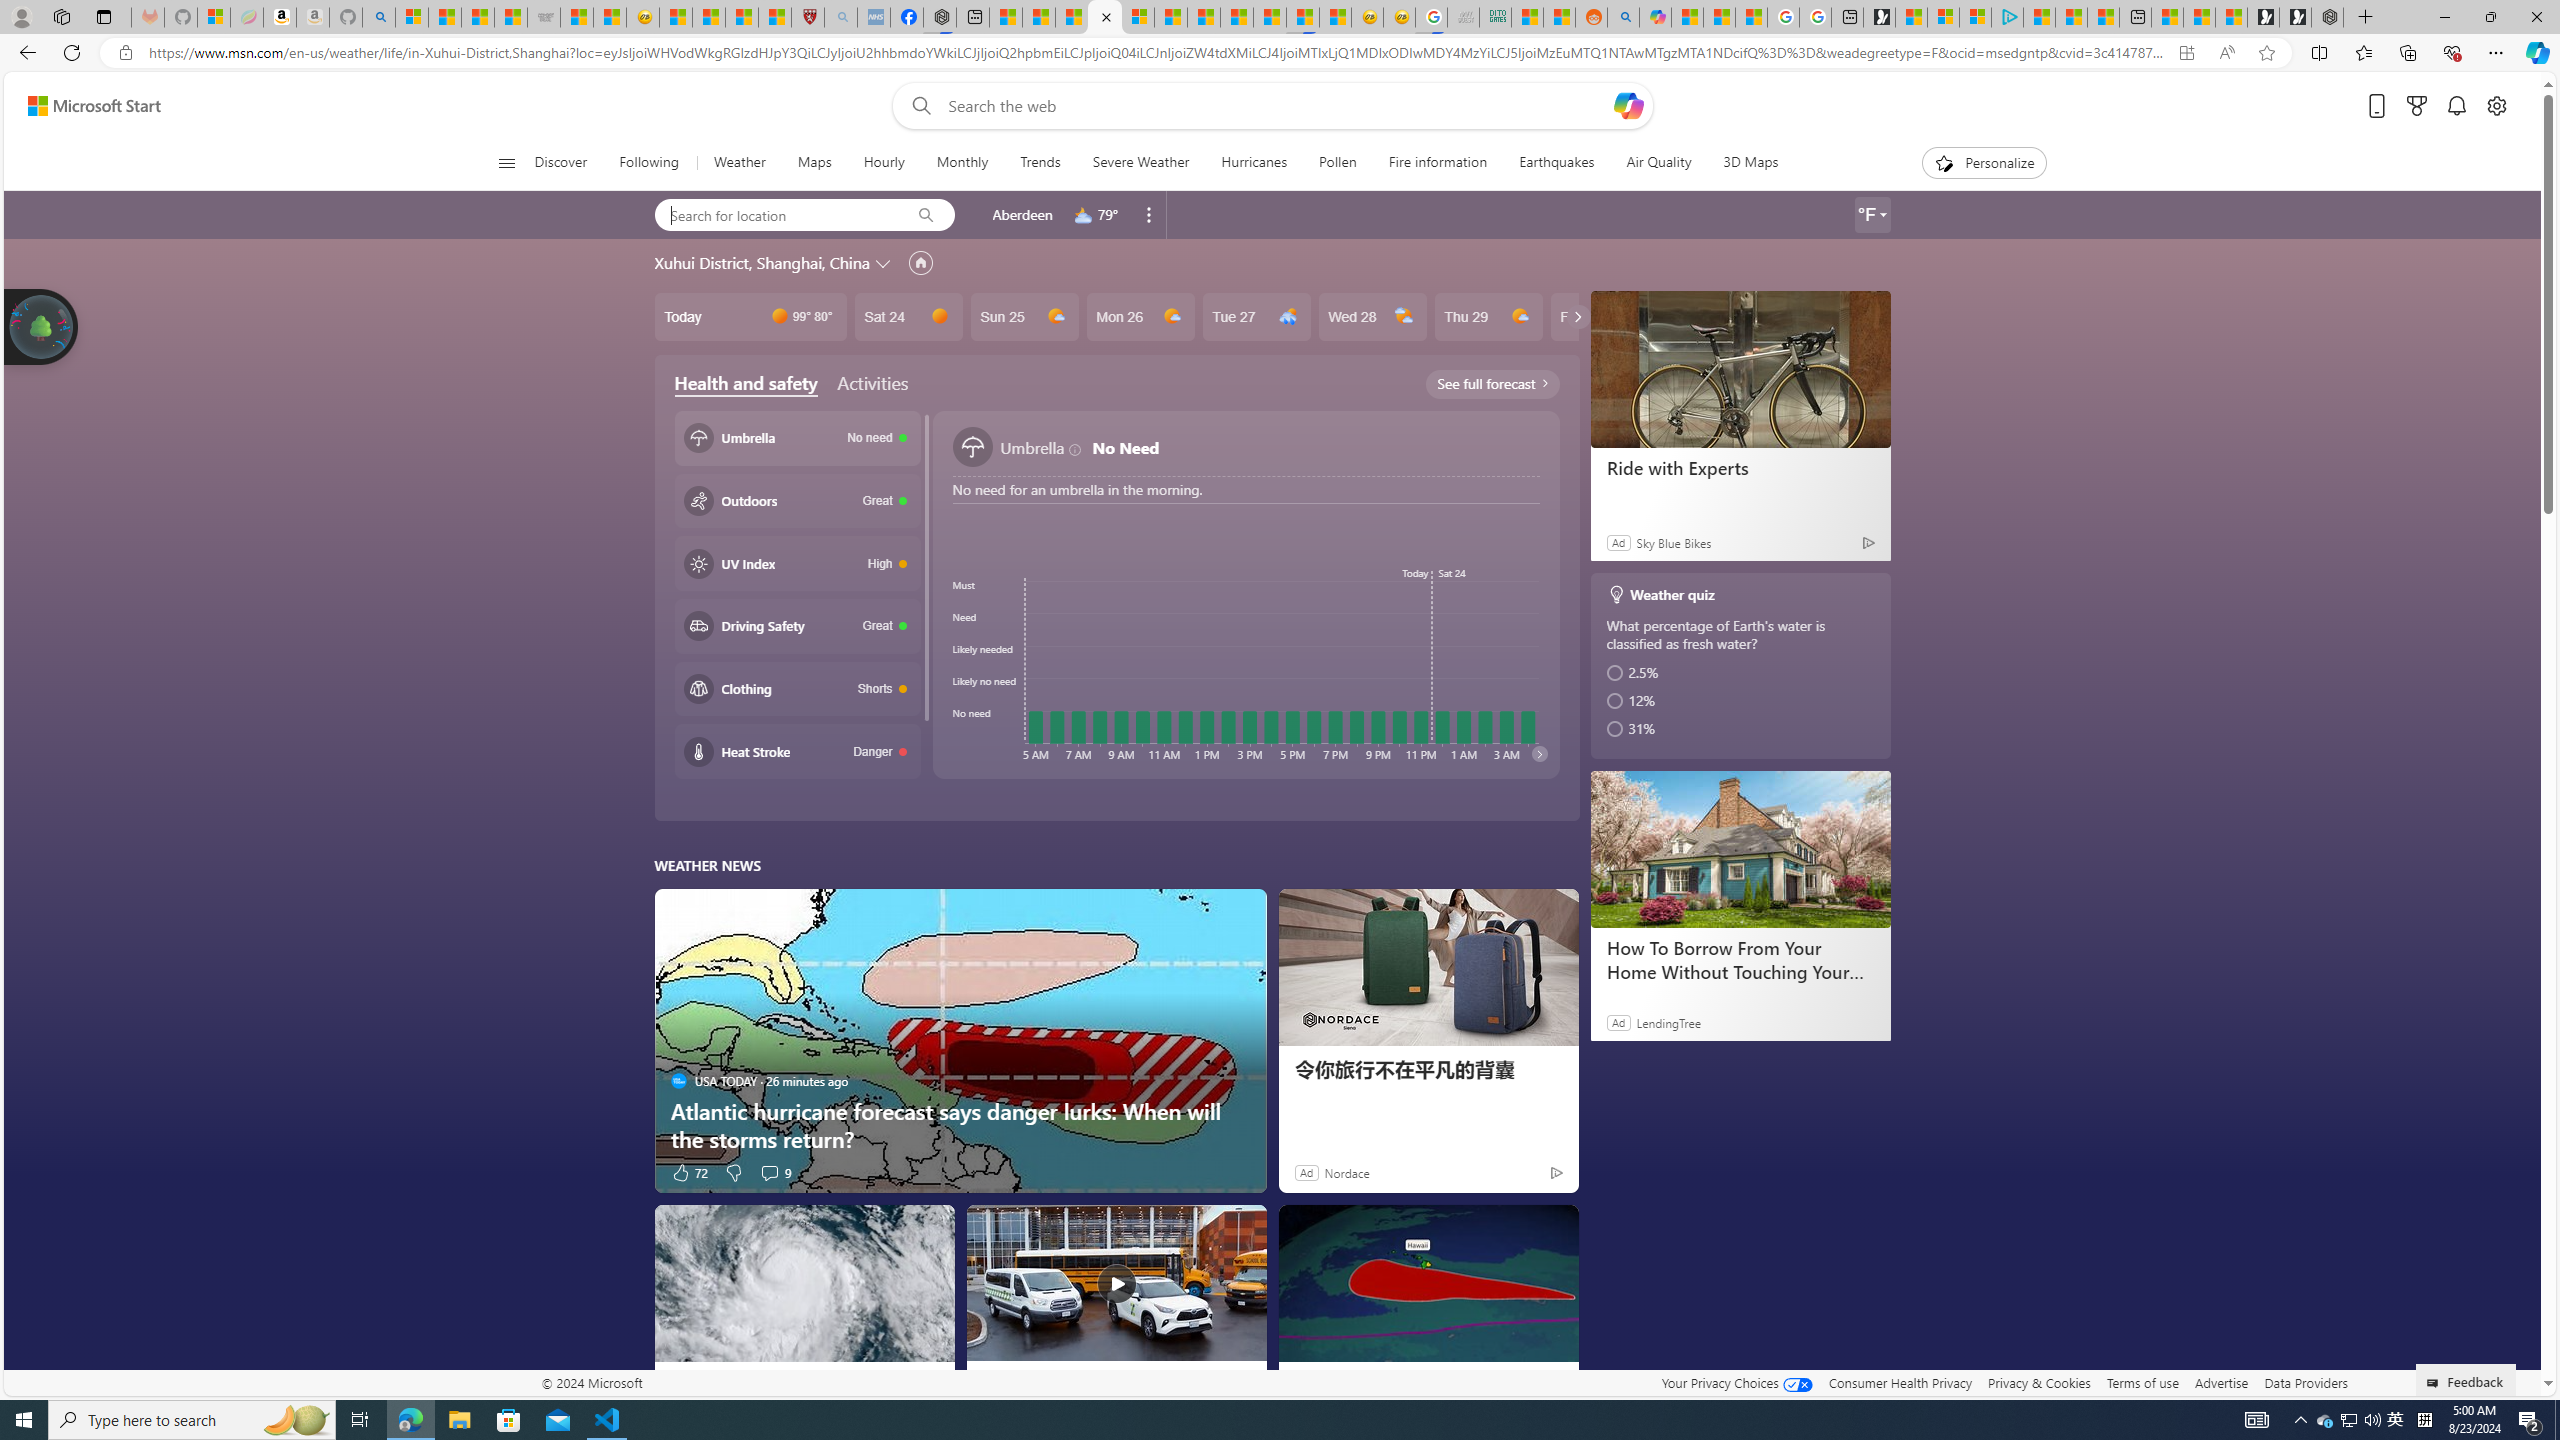 The image size is (2560, 1440). Describe the element at coordinates (908, 315) in the screenshot. I see `'Sat 24'` at that location.